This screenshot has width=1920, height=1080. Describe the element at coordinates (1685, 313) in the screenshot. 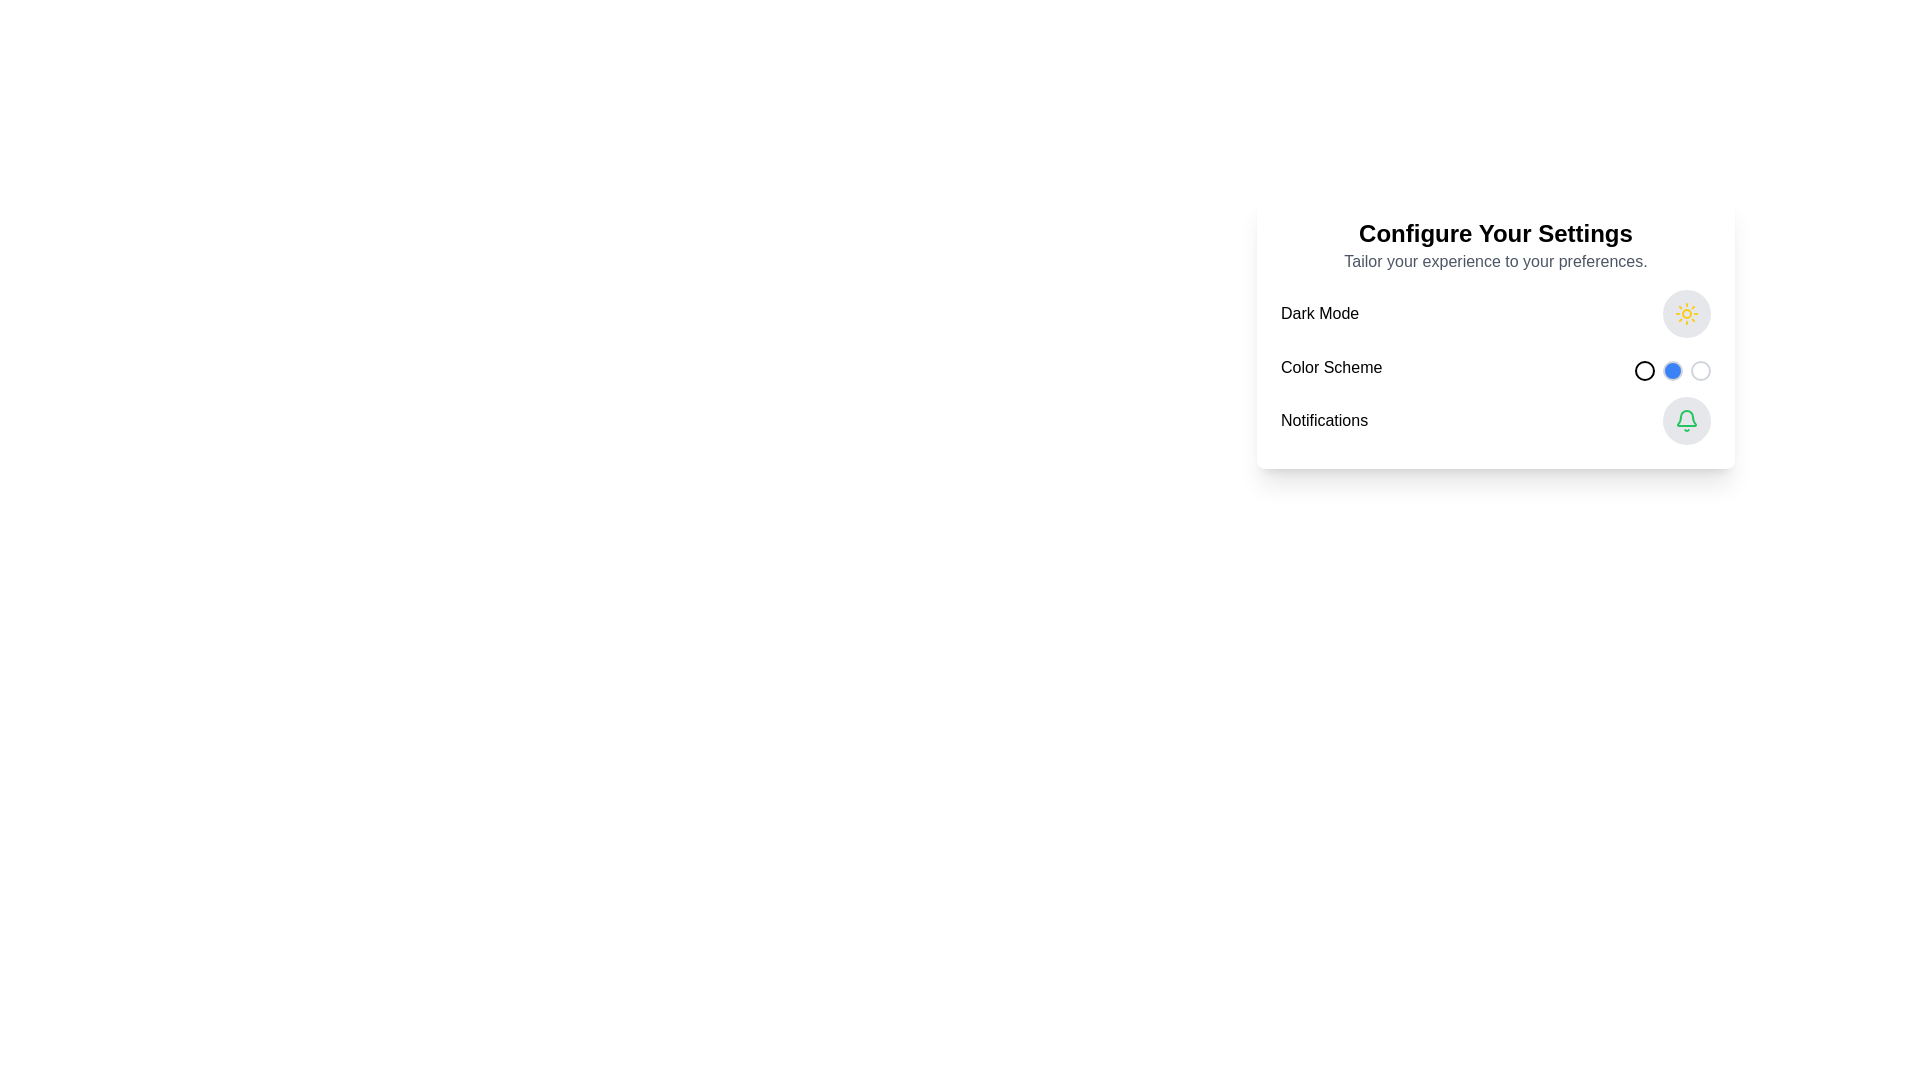

I see `the light mode toggle icon located to the right of the 'Dark Mode' label in the settings panel` at that location.